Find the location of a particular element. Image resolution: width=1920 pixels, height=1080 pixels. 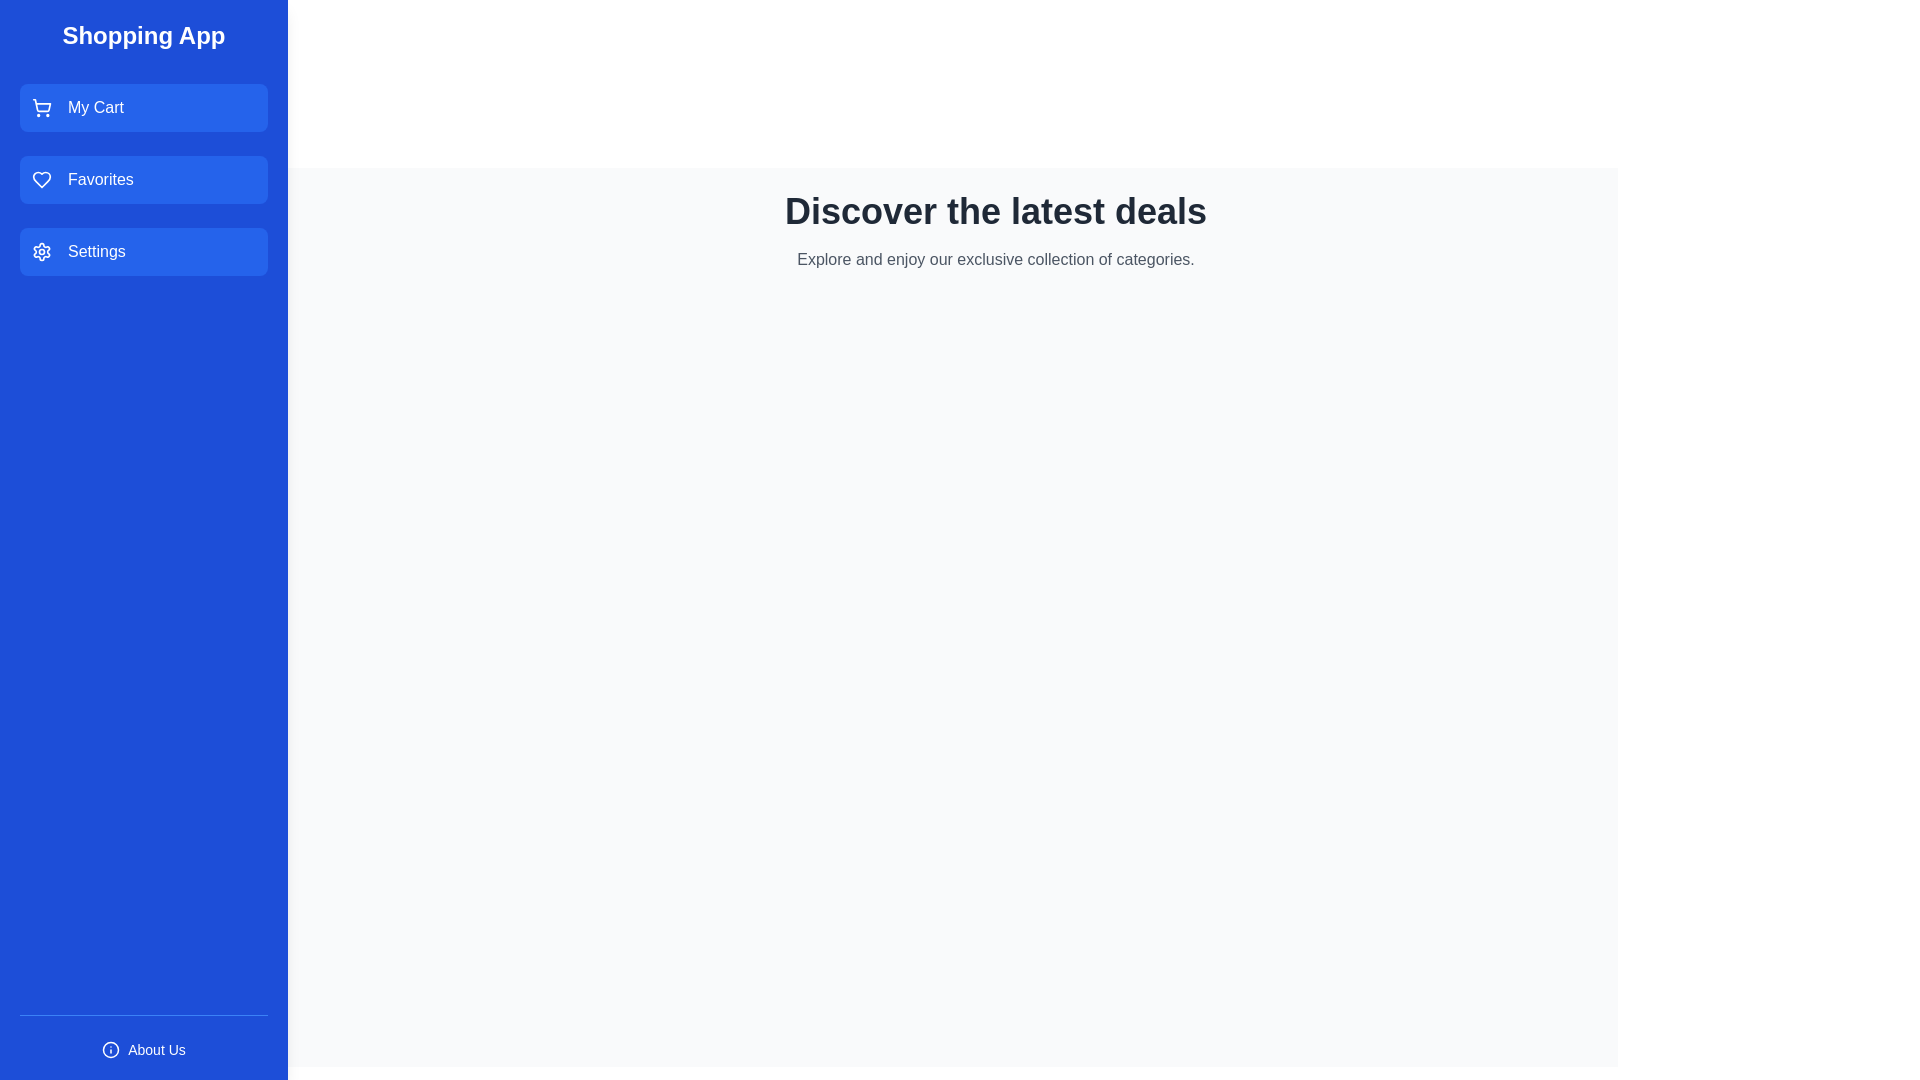

the 'About Us' button located in the footer of the drawer is located at coordinates (143, 1048).